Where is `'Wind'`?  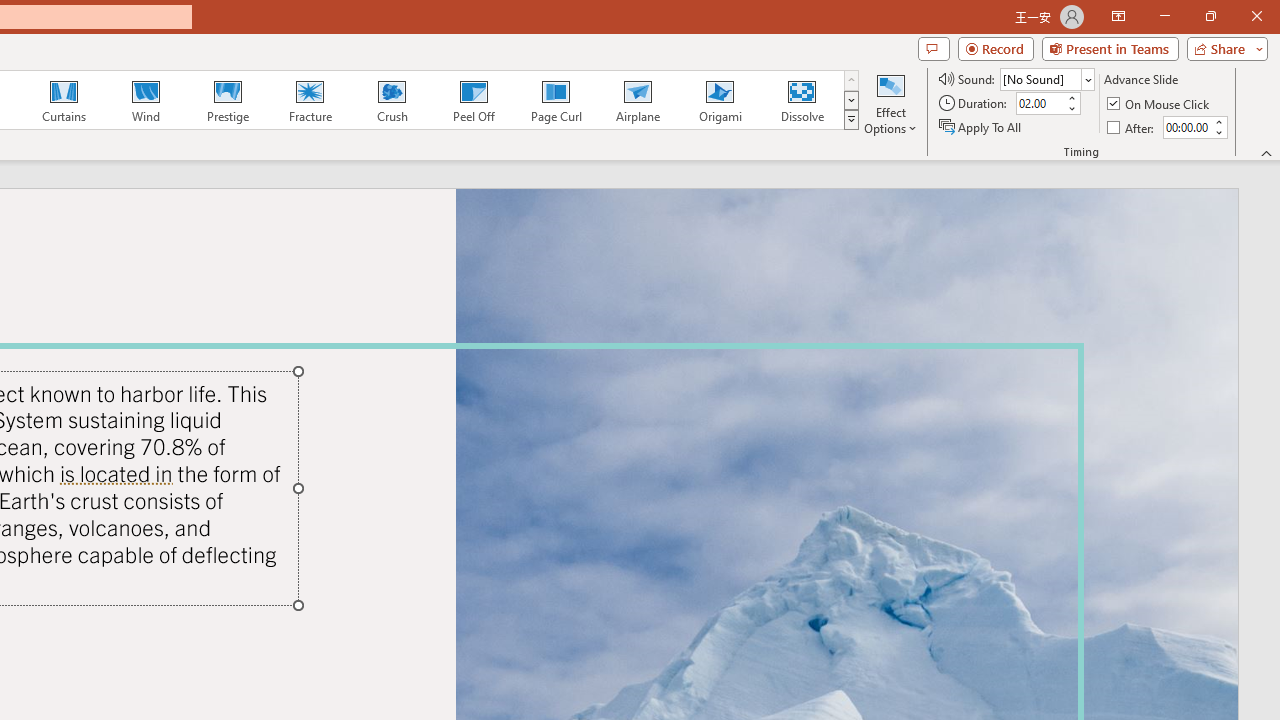
'Wind' is located at coordinates (144, 100).